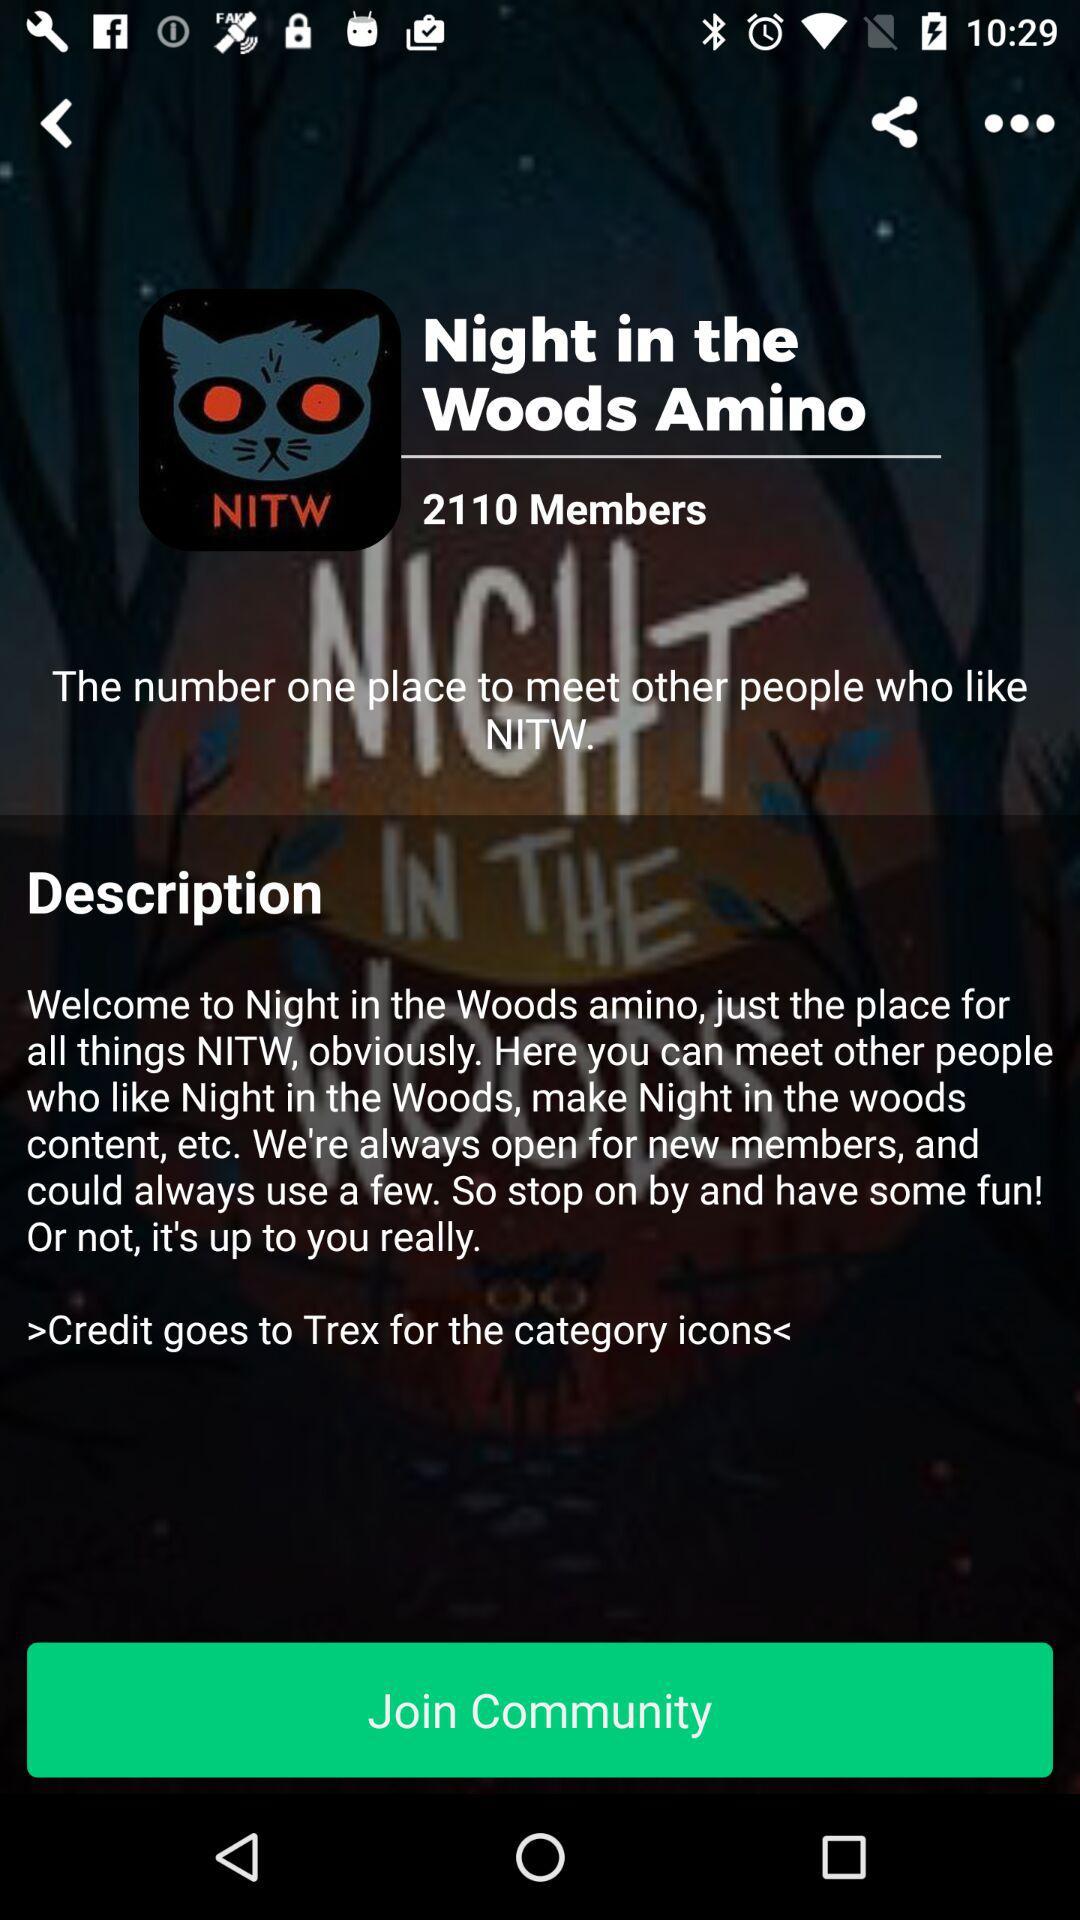 This screenshot has height=1920, width=1080. Describe the element at coordinates (59, 122) in the screenshot. I see `the arrow_backward icon` at that location.